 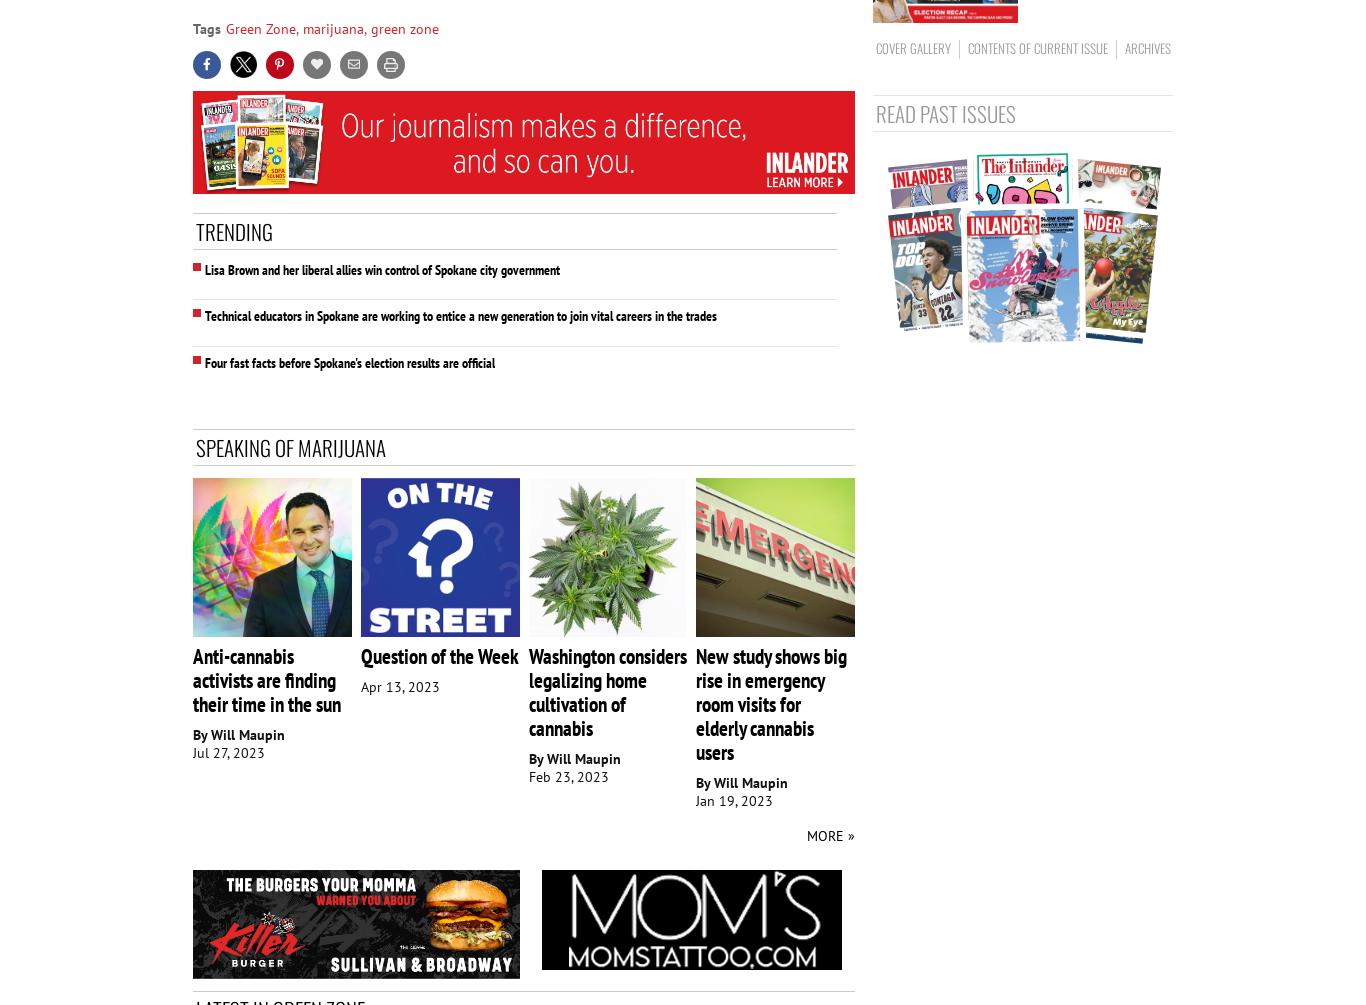 What do you see at coordinates (829, 835) in the screenshot?
I see `'More »'` at bounding box center [829, 835].